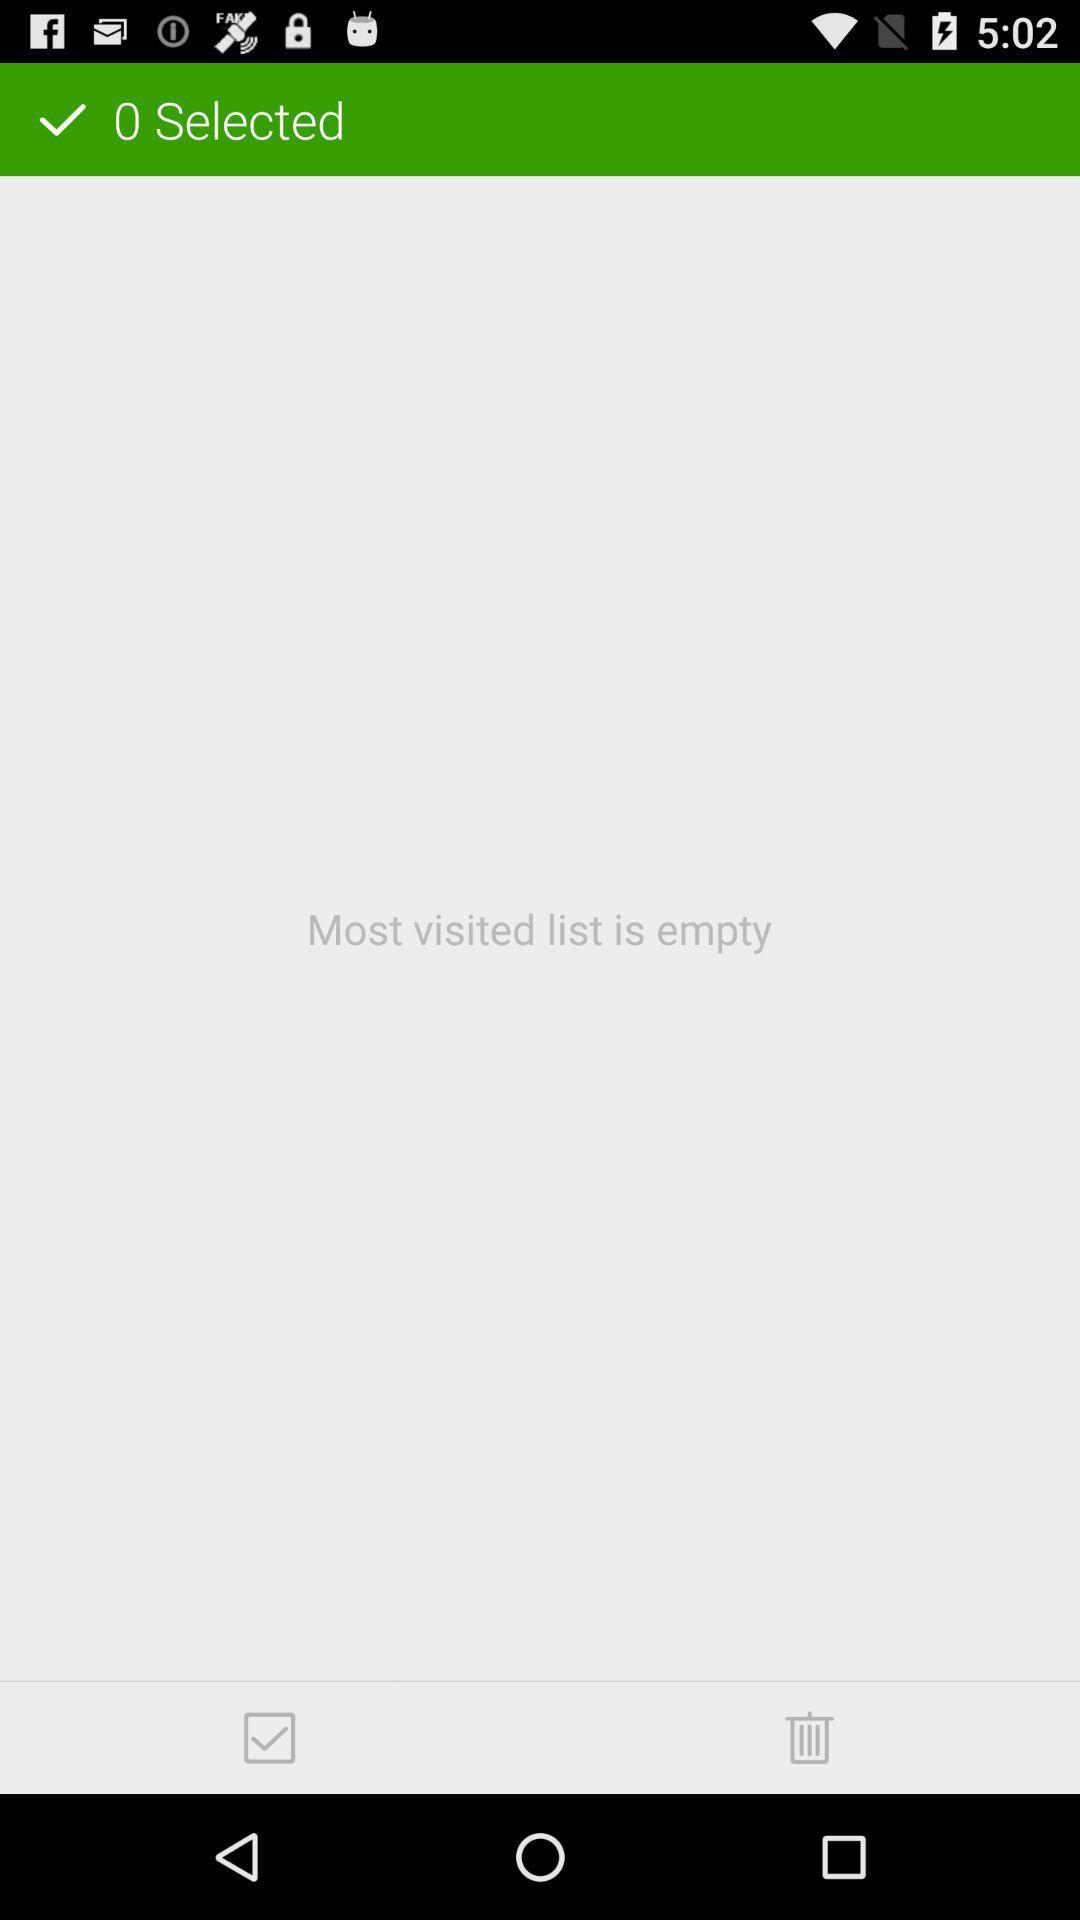 The height and width of the screenshot is (1920, 1080). What do you see at coordinates (268, 1737) in the screenshot?
I see `enable` at bounding box center [268, 1737].